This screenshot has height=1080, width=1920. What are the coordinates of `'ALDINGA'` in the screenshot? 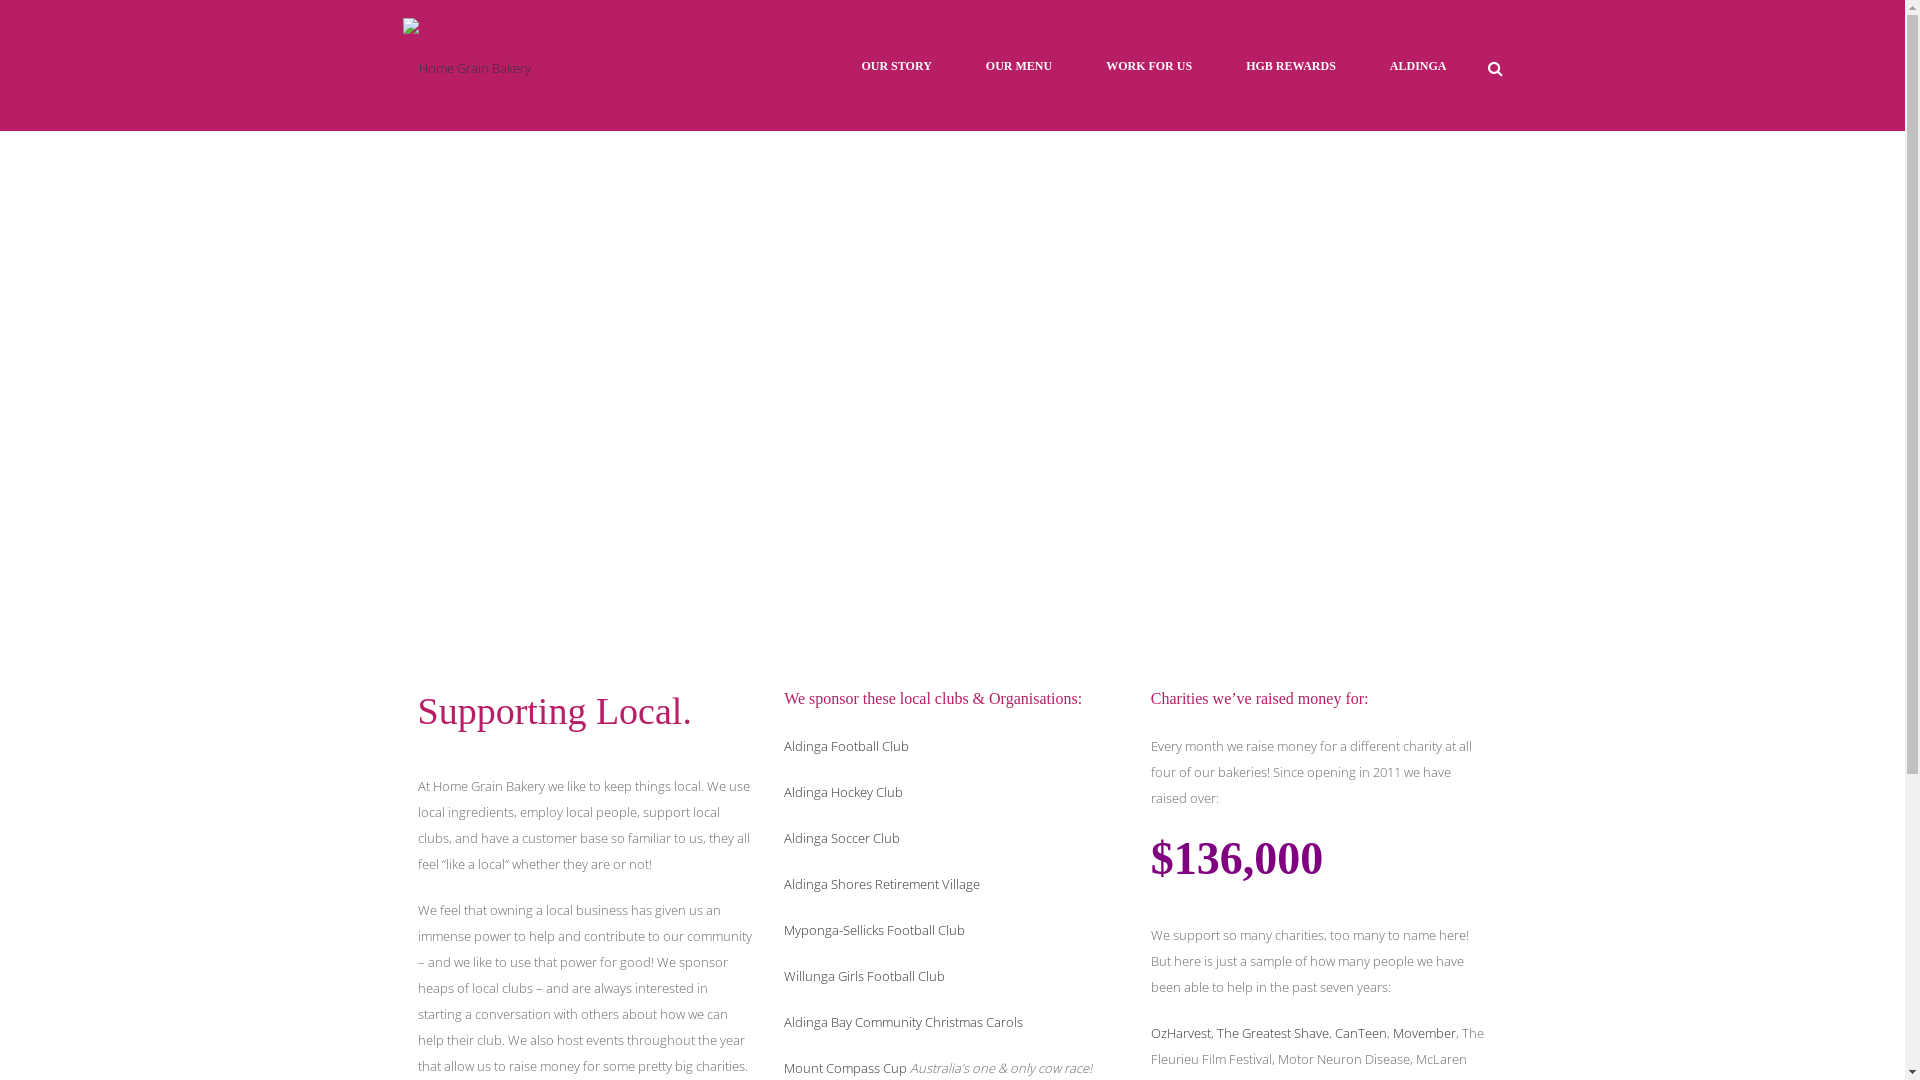 It's located at (1417, 64).